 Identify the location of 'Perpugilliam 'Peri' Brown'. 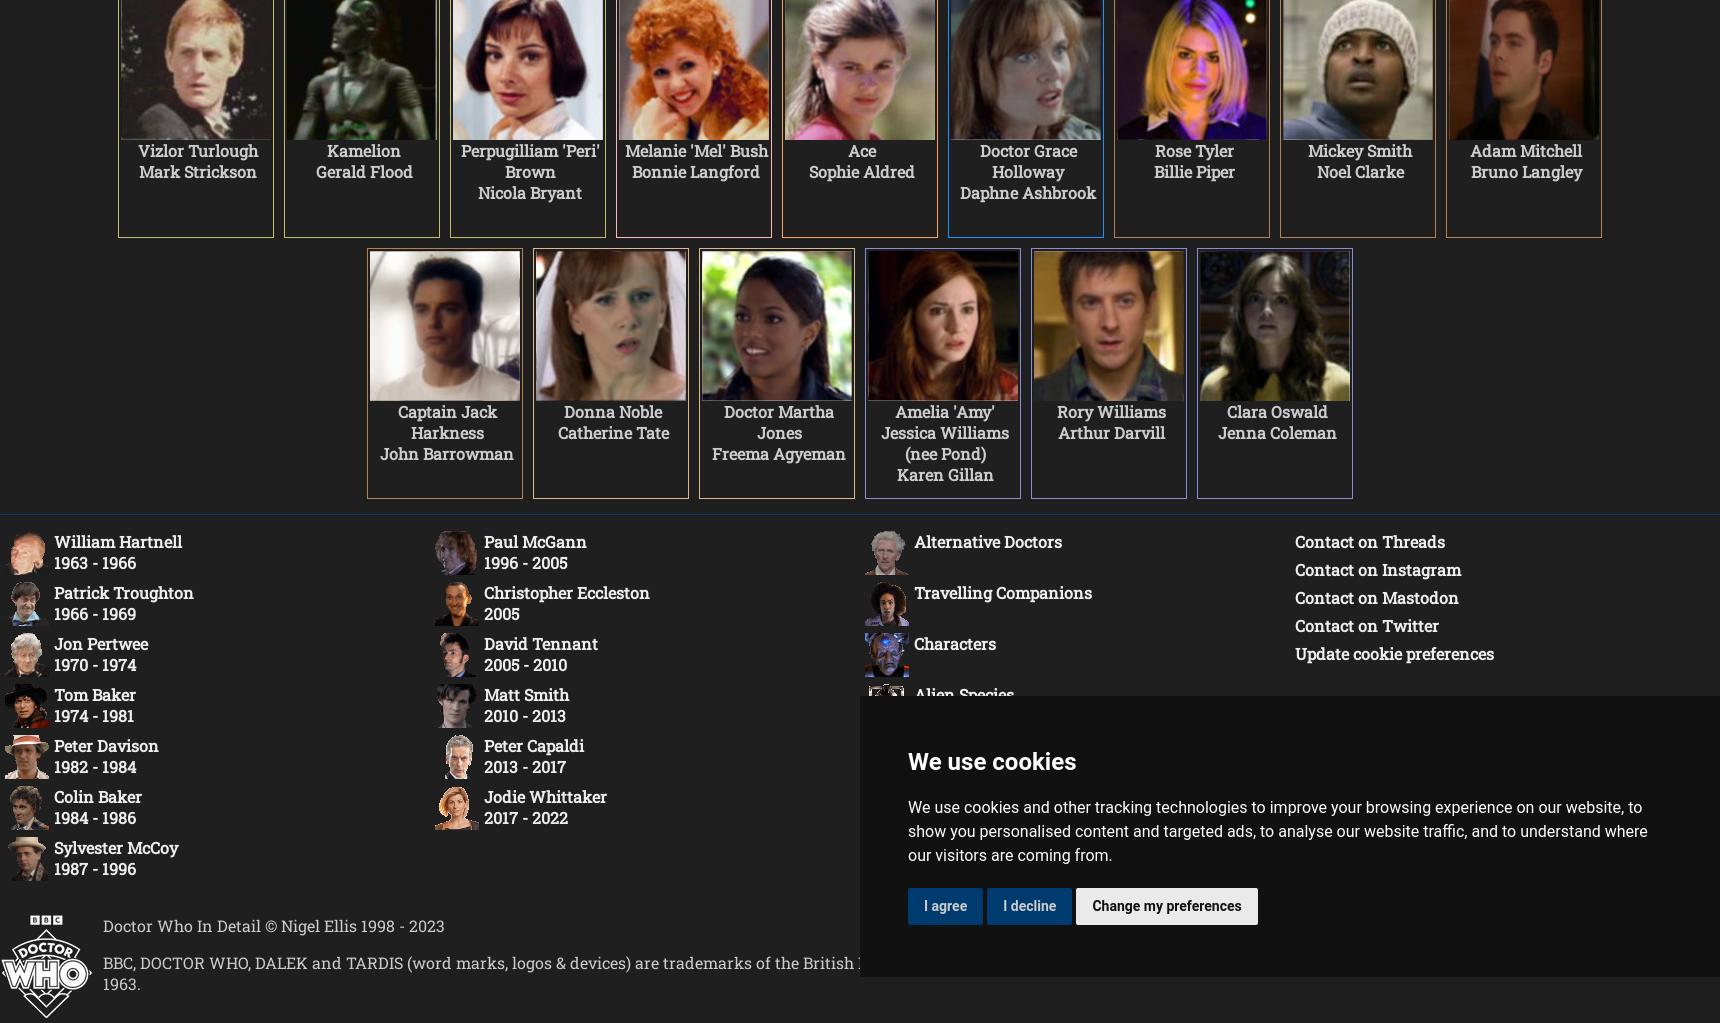
(529, 161).